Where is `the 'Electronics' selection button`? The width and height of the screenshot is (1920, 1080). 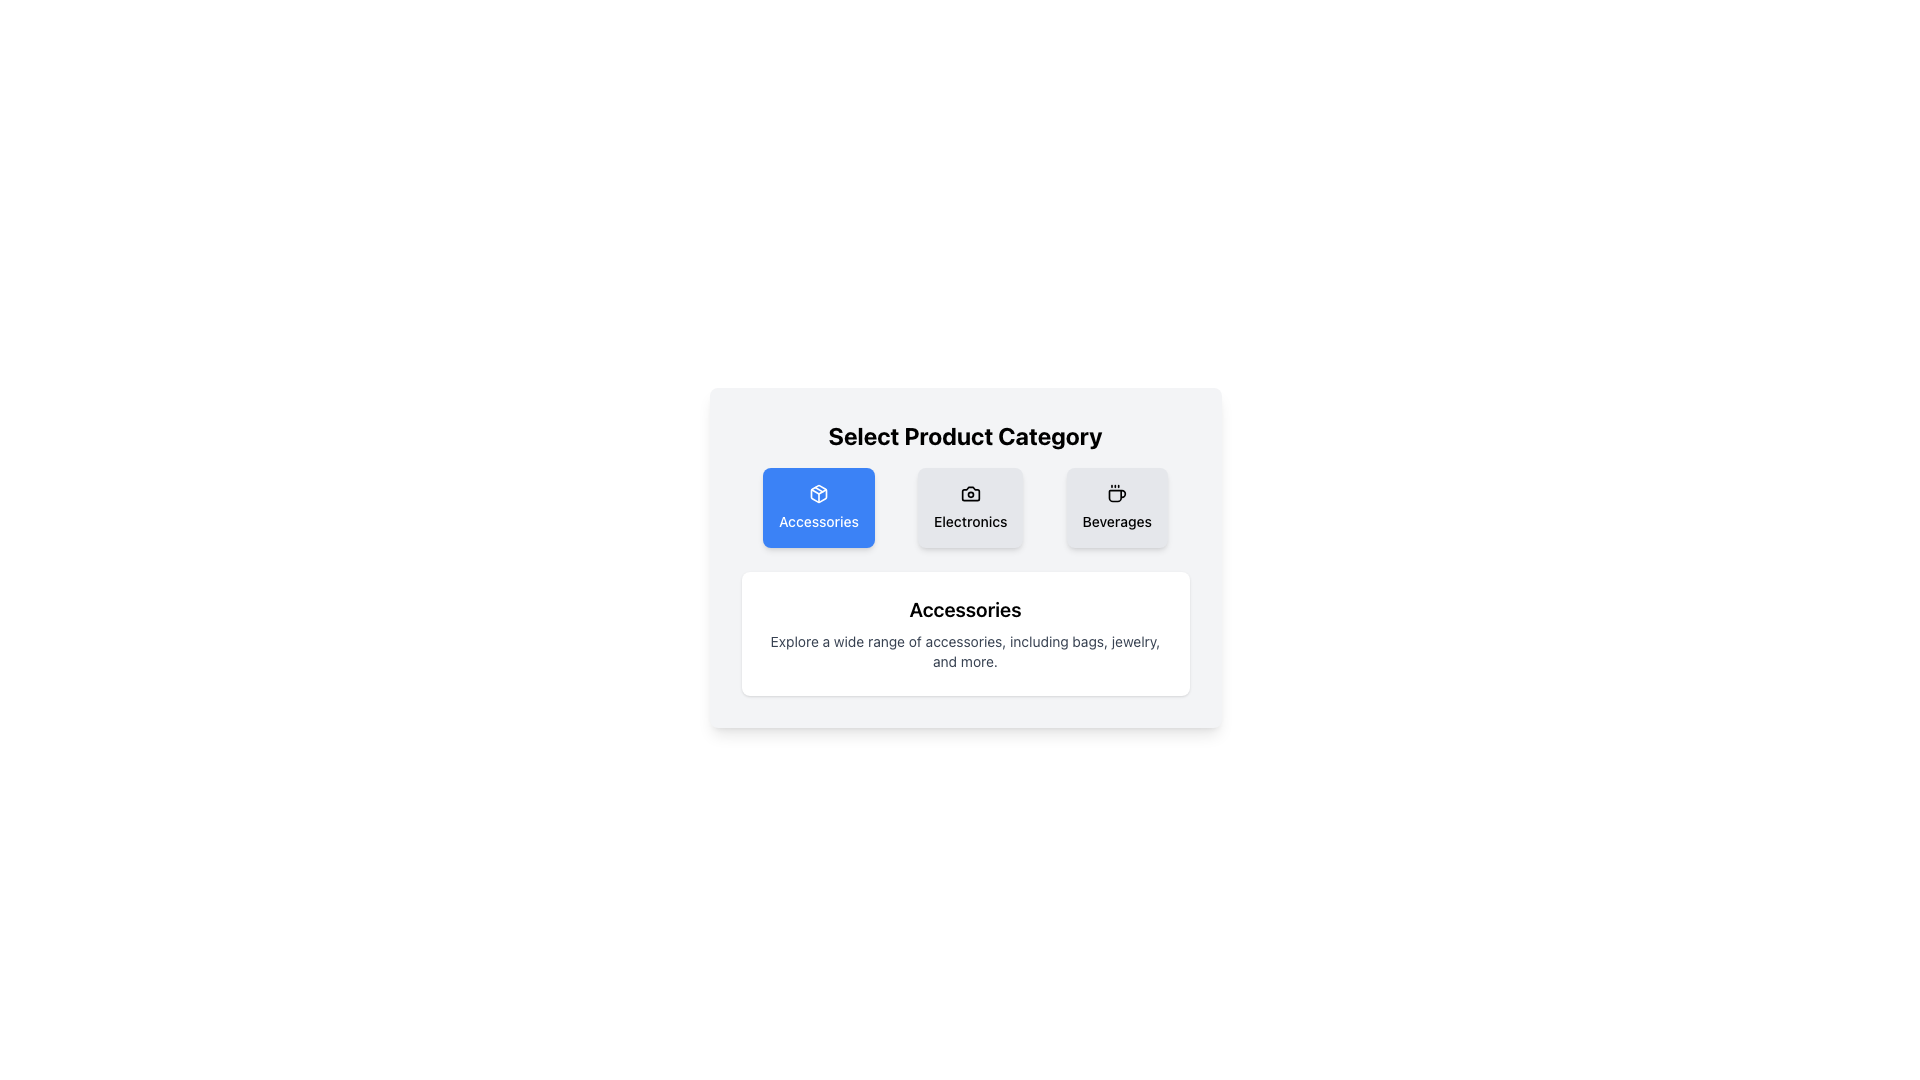
the 'Electronics' selection button is located at coordinates (965, 507).